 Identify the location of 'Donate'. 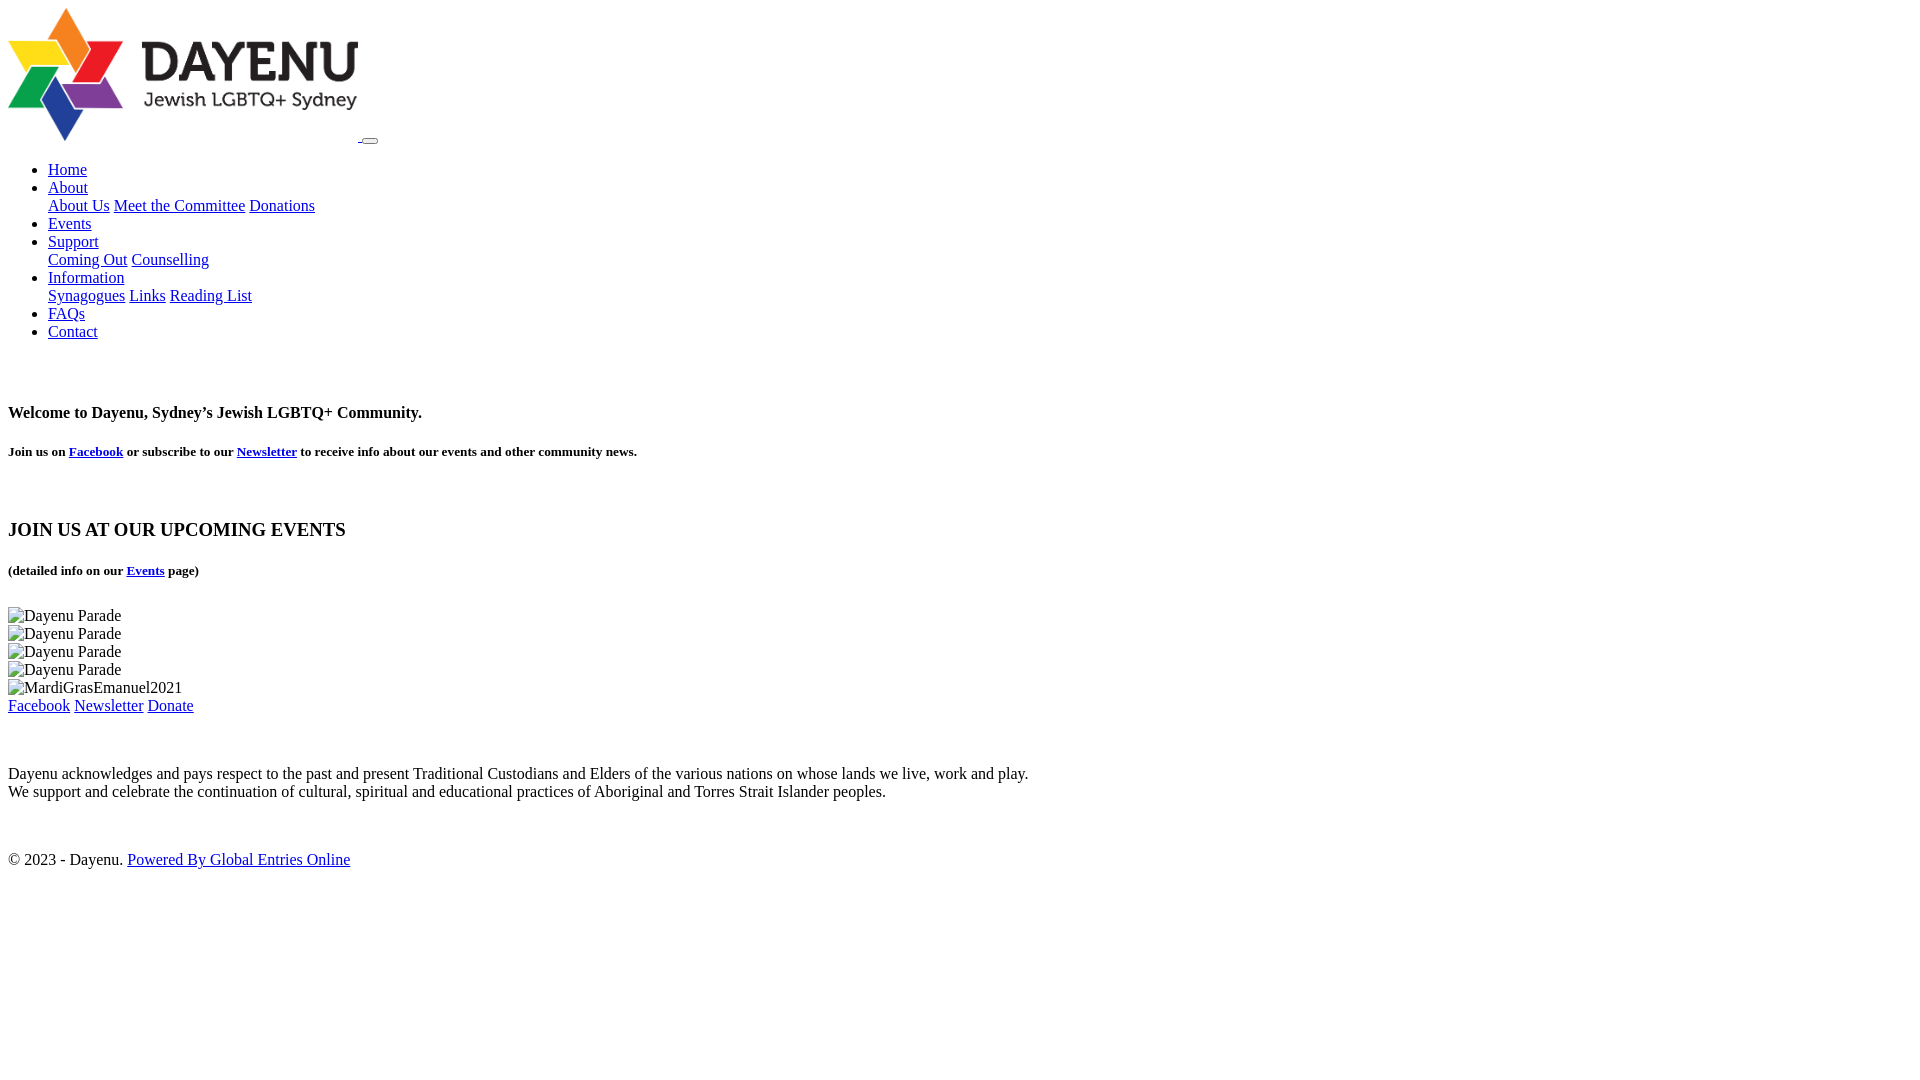
(171, 704).